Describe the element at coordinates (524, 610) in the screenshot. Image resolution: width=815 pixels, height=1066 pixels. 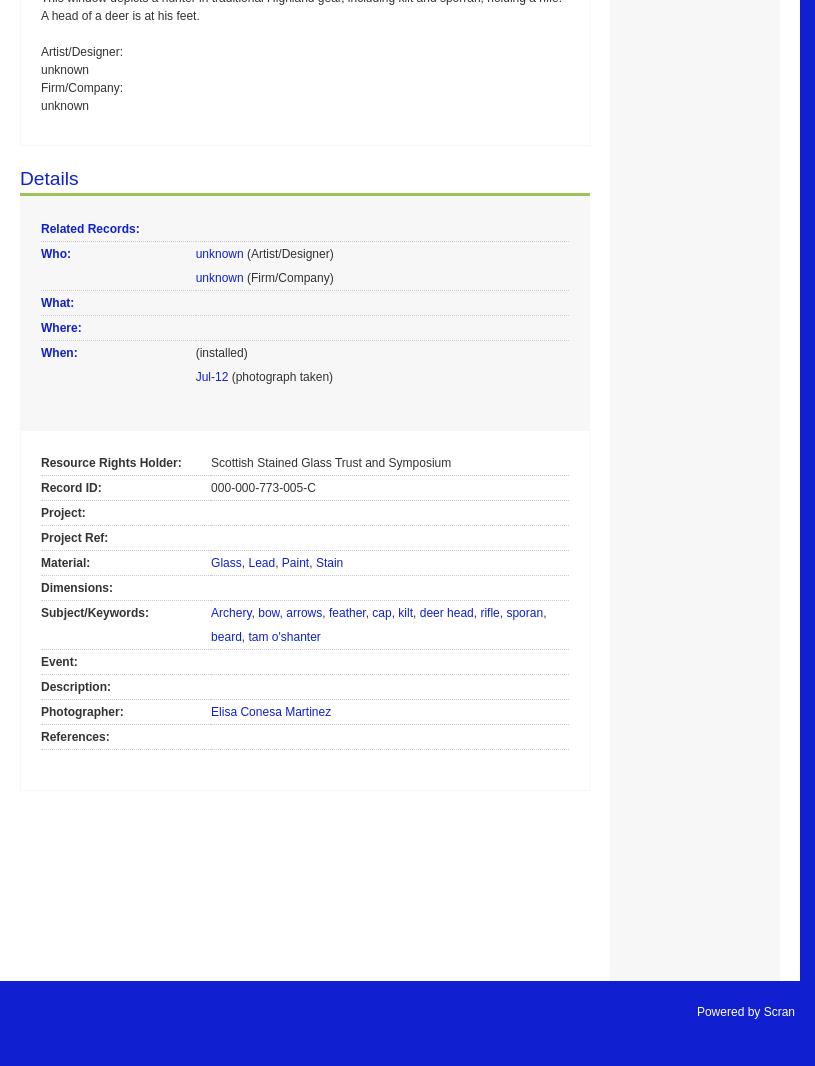
I see `'sporan'` at that location.